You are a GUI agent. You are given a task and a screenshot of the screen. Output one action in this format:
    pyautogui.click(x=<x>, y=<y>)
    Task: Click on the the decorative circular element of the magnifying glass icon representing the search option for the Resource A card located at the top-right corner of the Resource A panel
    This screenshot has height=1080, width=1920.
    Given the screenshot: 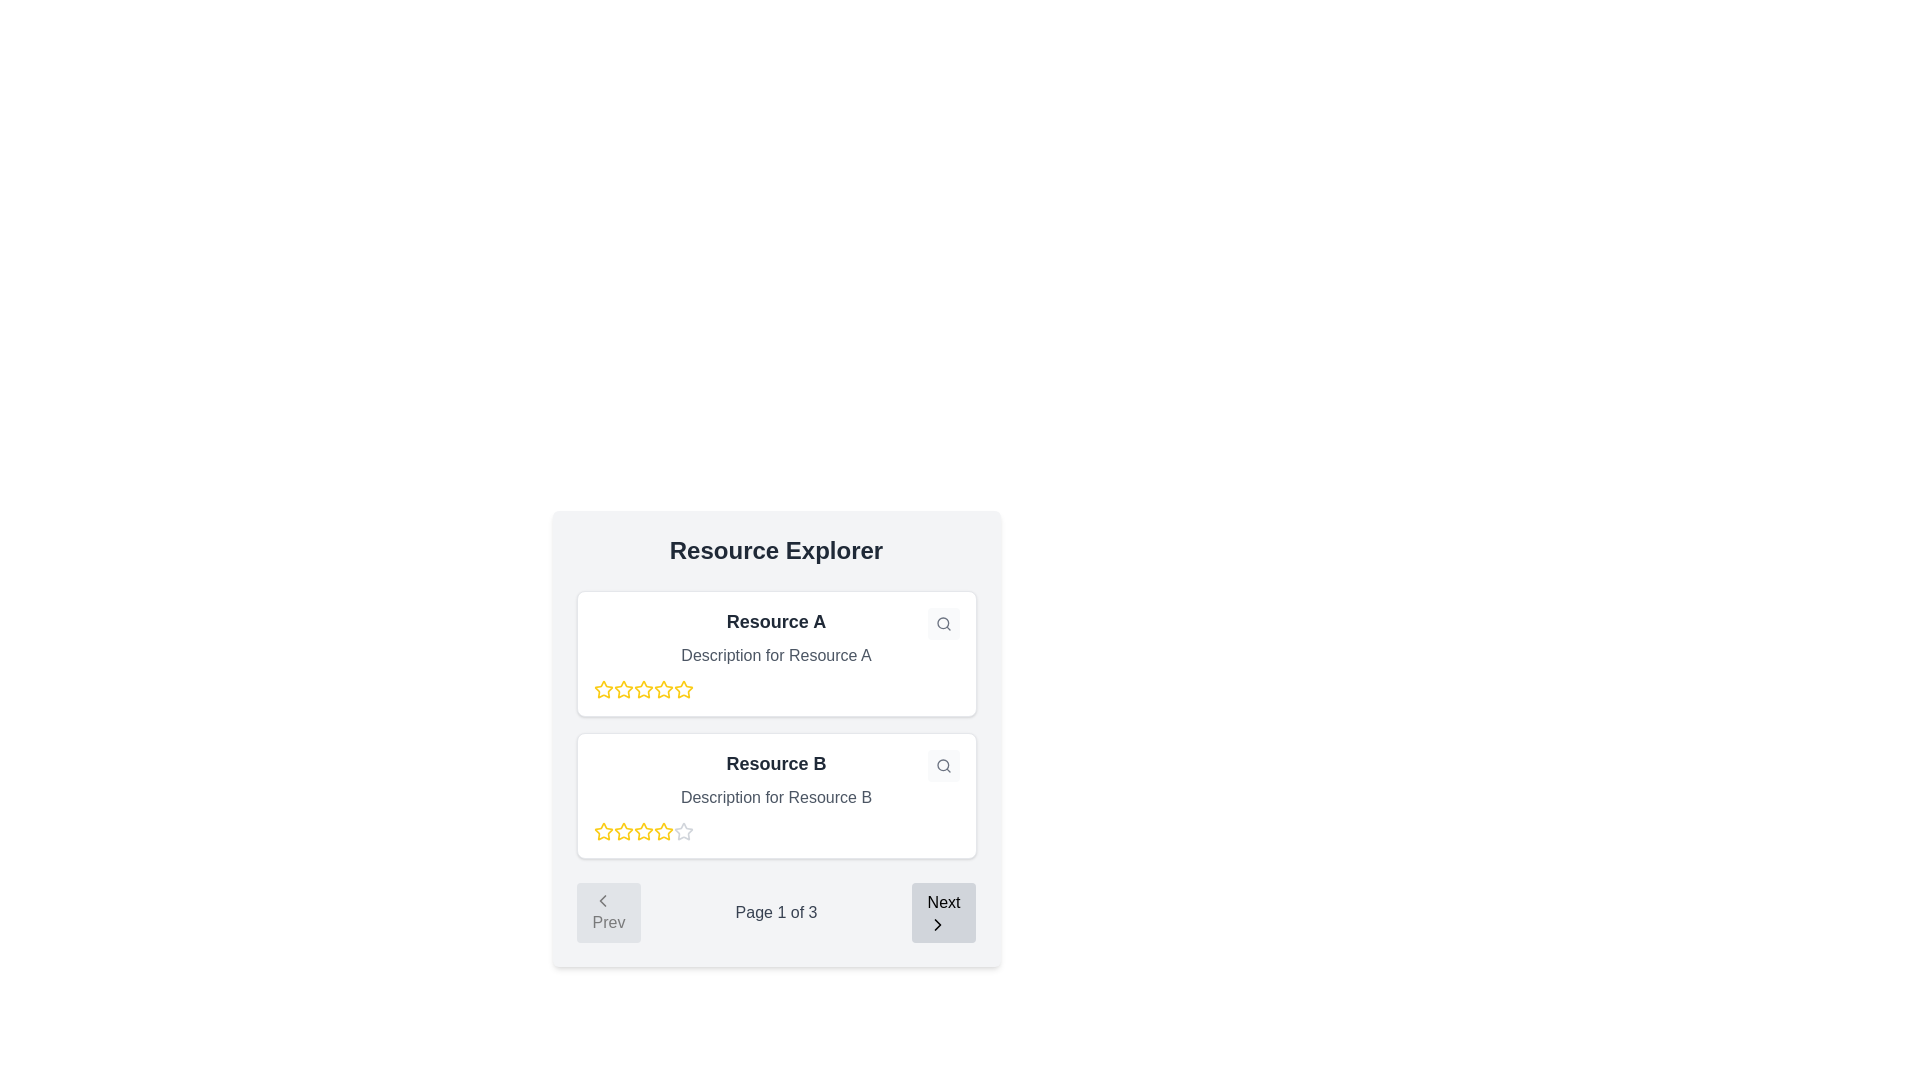 What is the action you would take?
    pyautogui.click(x=941, y=622)
    